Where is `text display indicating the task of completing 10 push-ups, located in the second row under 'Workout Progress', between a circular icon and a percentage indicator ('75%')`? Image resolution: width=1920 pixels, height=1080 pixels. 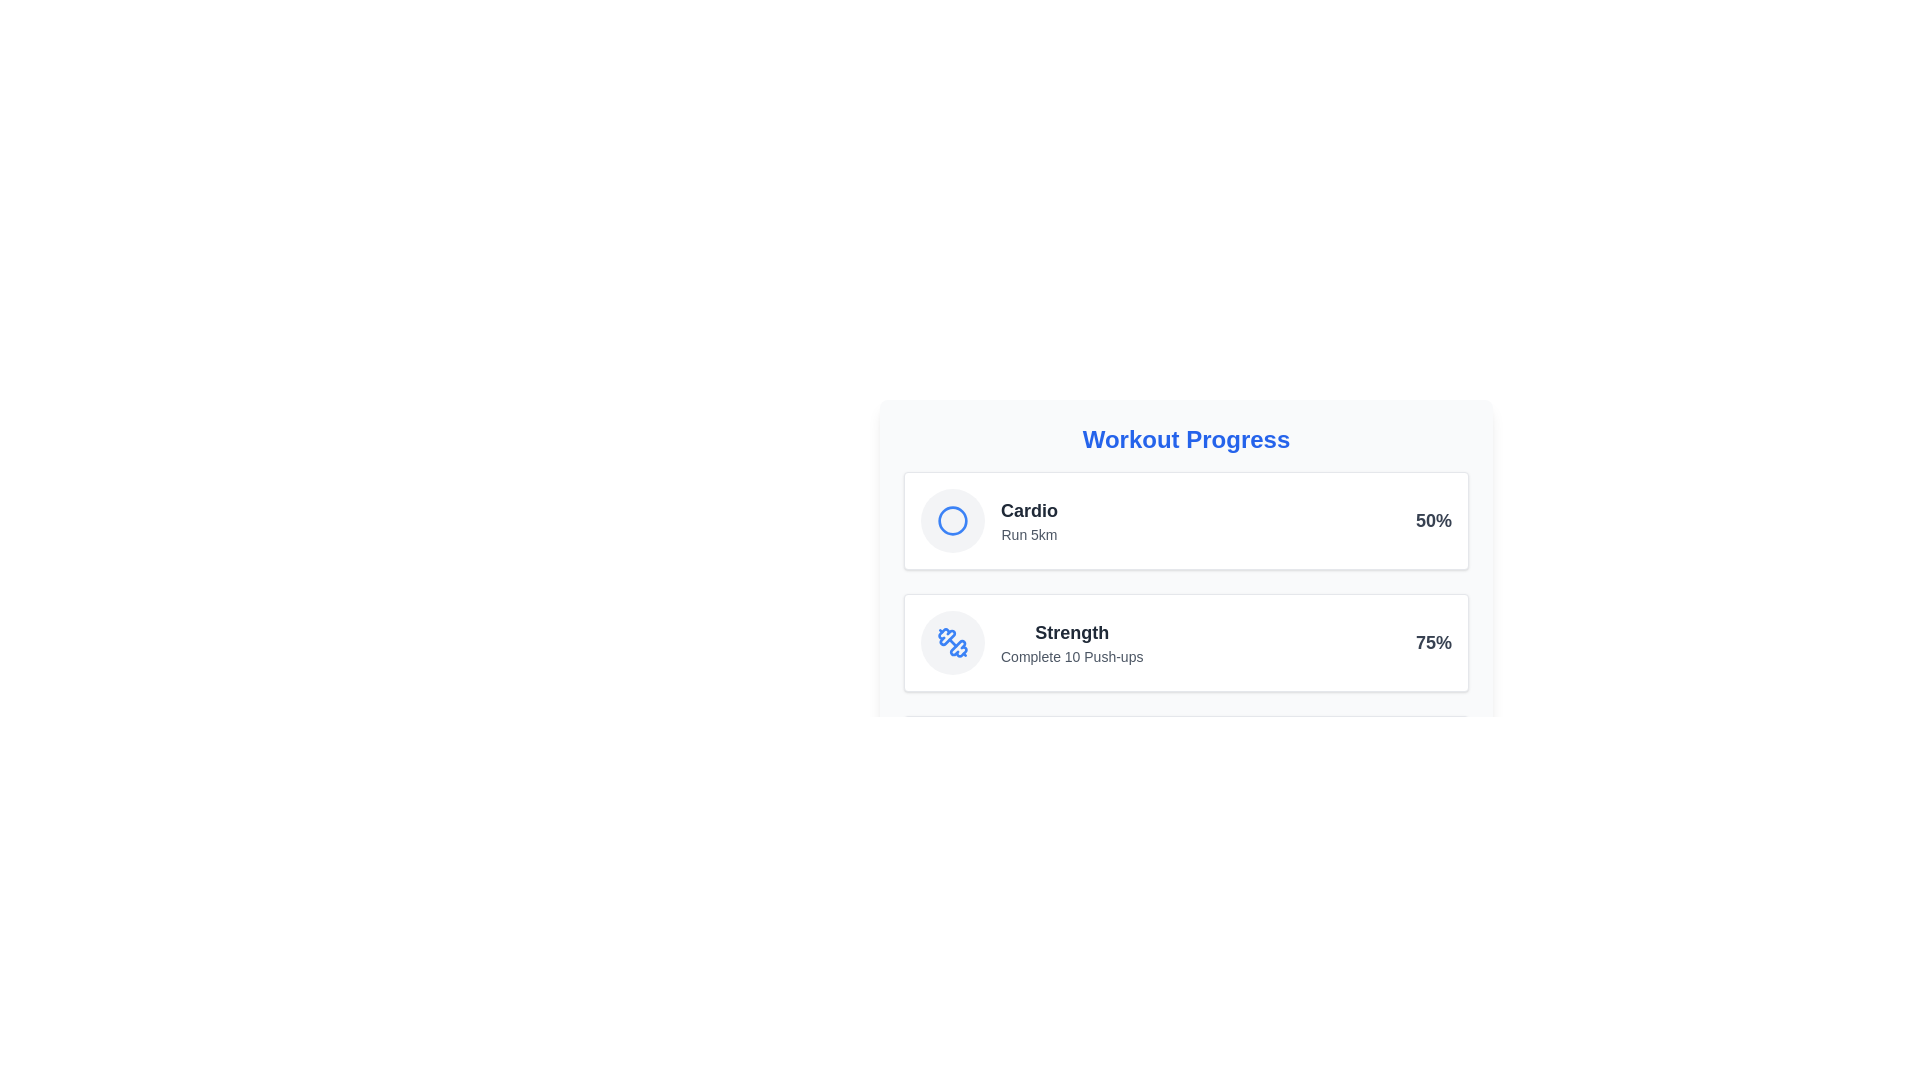
text display indicating the task of completing 10 push-ups, located in the second row under 'Workout Progress', between a circular icon and a percentage indicator ('75%') is located at coordinates (1071, 643).